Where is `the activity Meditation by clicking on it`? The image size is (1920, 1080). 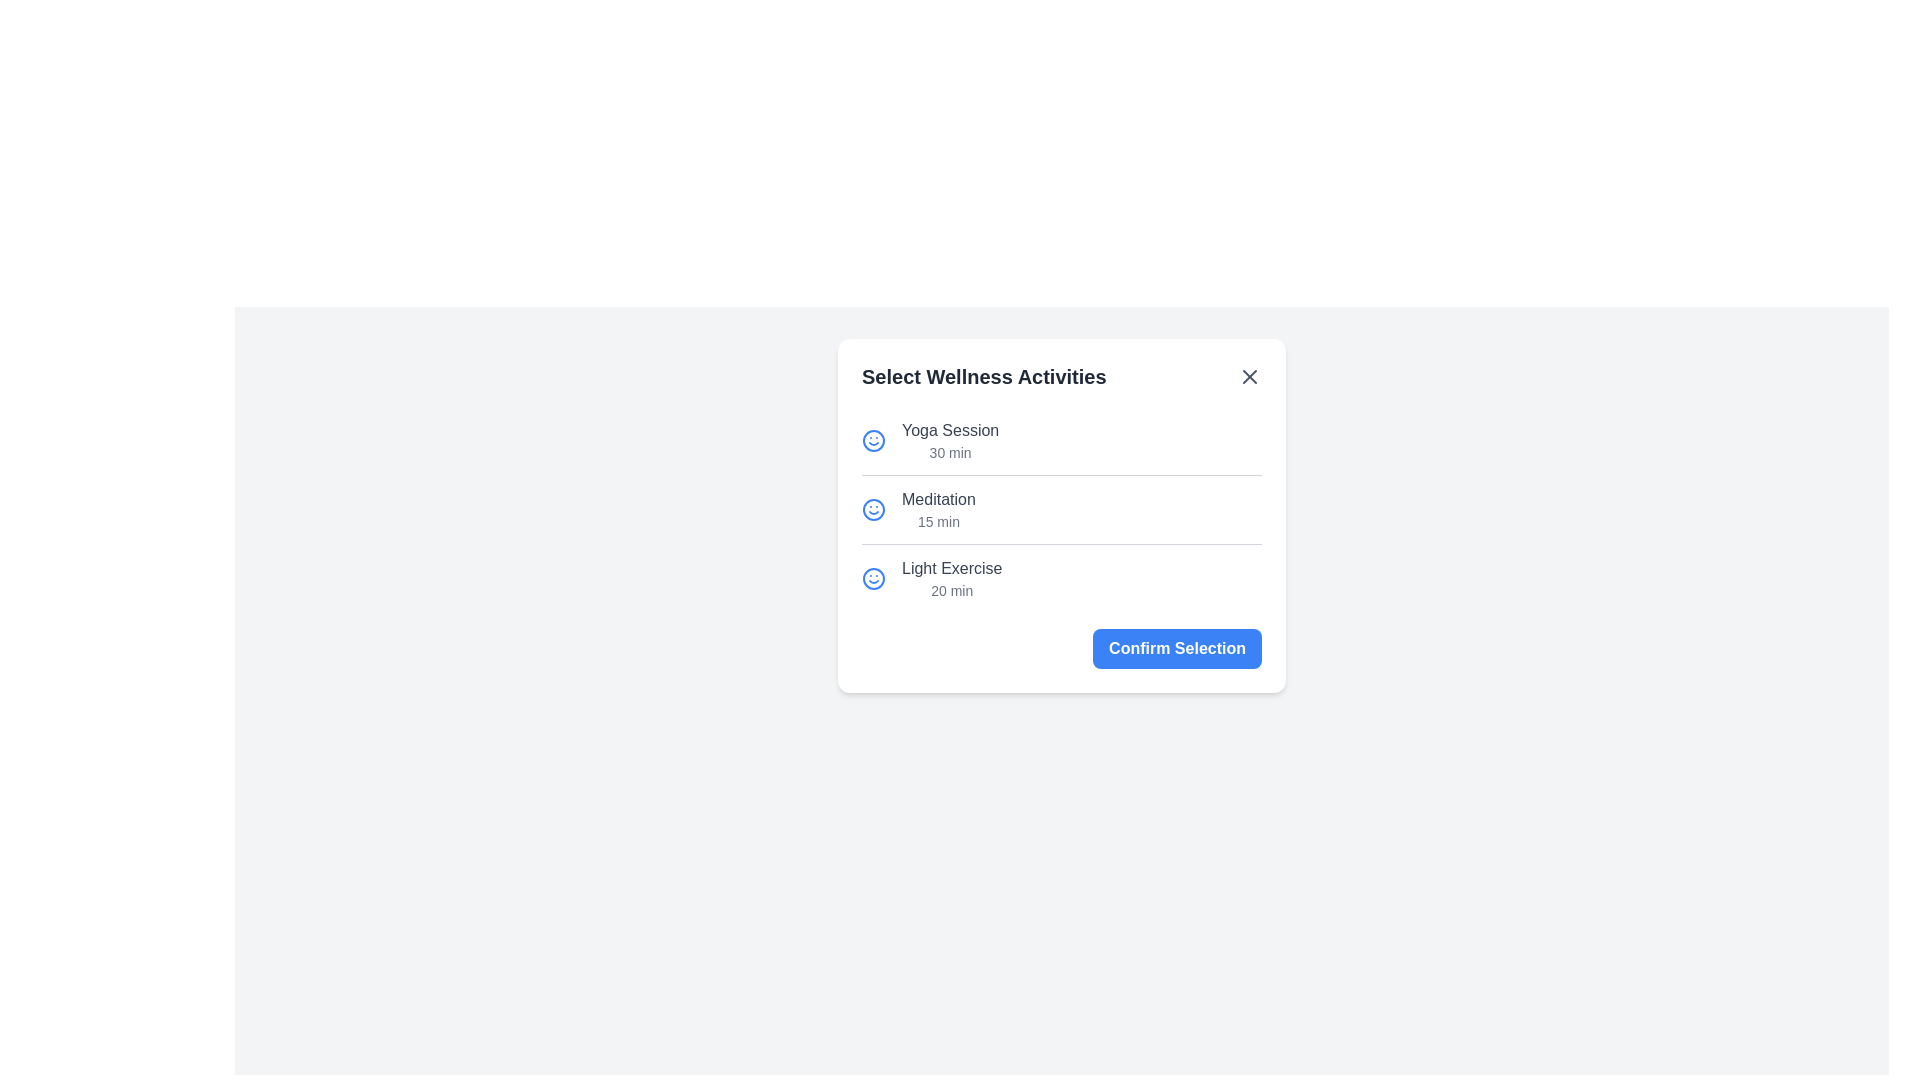 the activity Meditation by clicking on it is located at coordinates (1060, 508).